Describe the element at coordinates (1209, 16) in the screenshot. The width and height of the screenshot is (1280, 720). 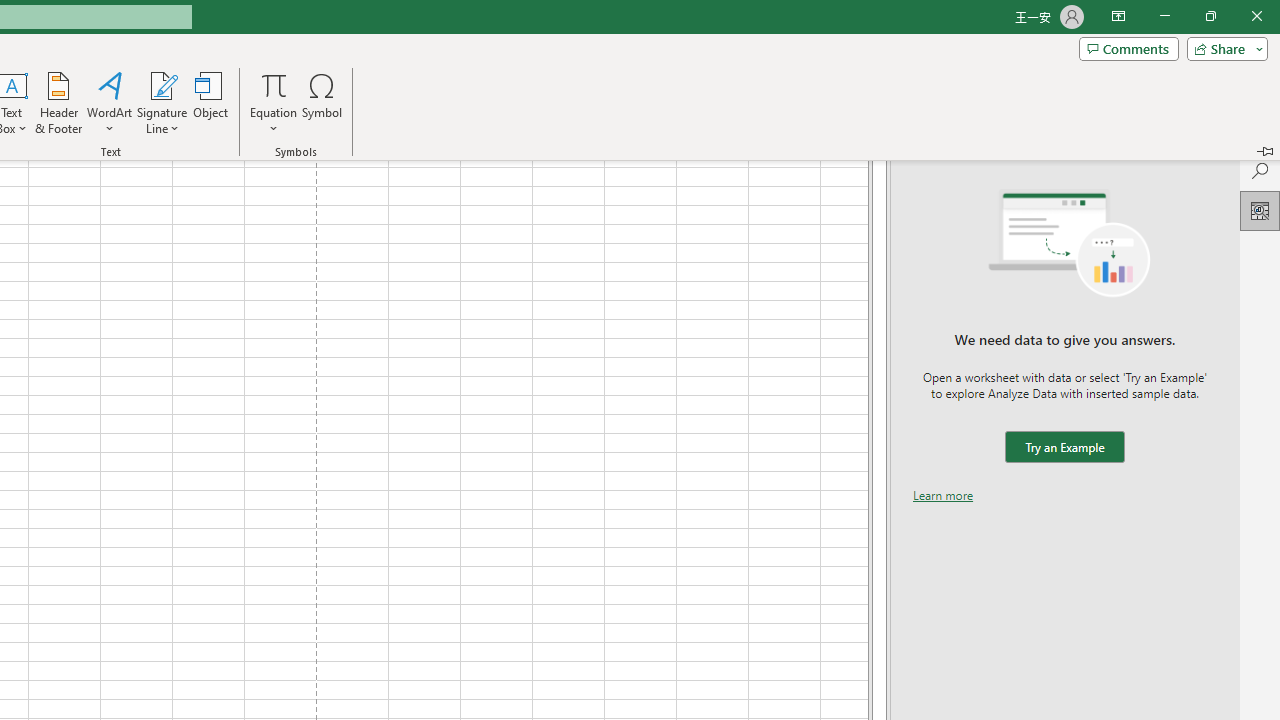
I see `'Restore Down'` at that location.